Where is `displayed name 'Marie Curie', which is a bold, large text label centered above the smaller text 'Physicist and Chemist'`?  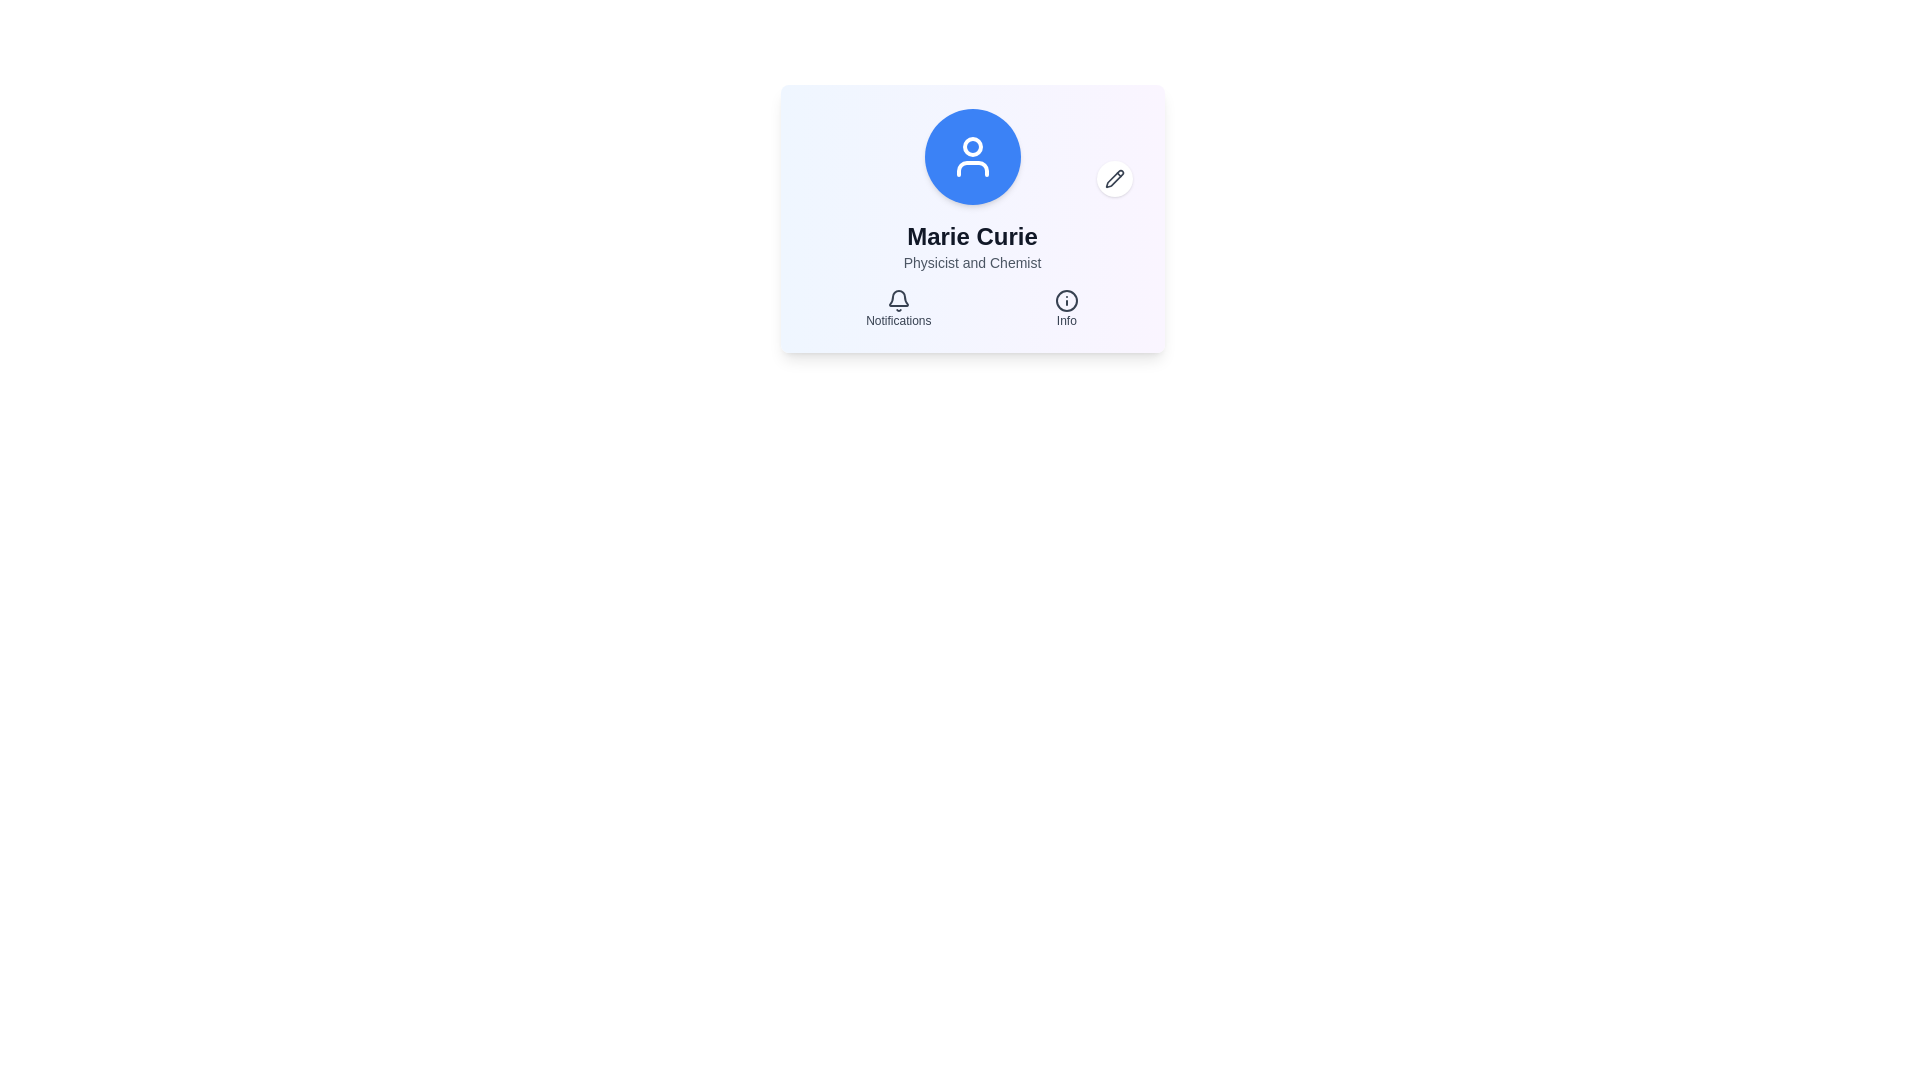 displayed name 'Marie Curie', which is a bold, large text label centered above the smaller text 'Physicist and Chemist' is located at coordinates (972, 235).